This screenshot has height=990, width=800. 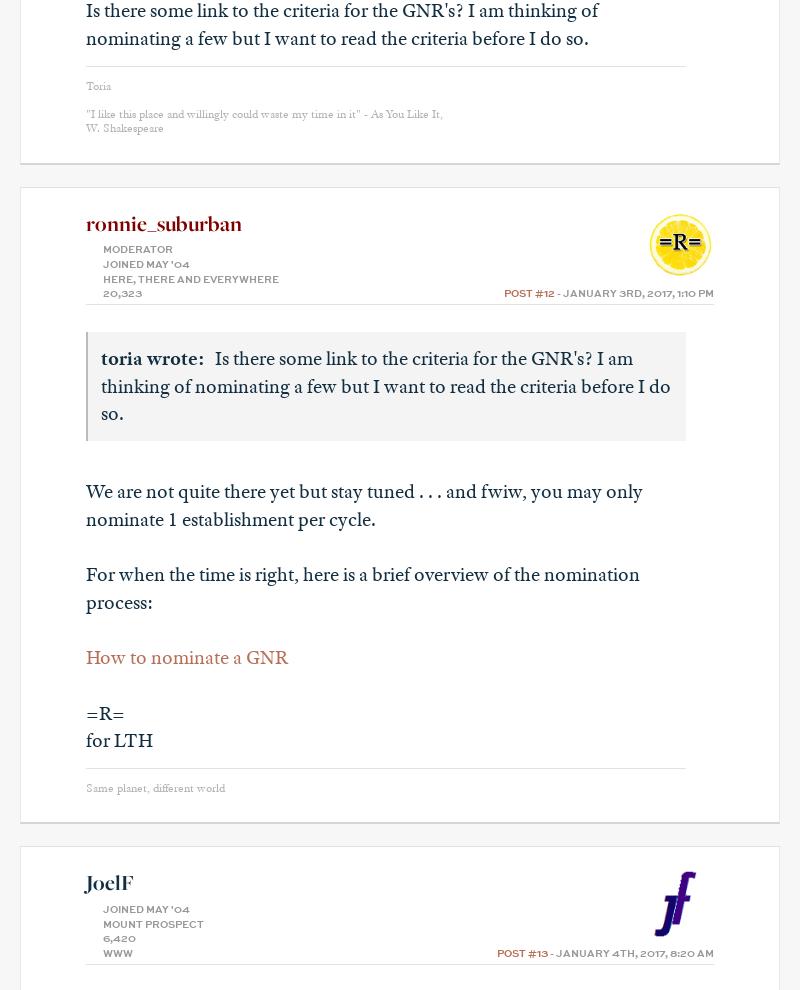 What do you see at coordinates (554, 294) in the screenshot?
I see `'- January 3rd, 2017, 1:10 pm'` at bounding box center [554, 294].